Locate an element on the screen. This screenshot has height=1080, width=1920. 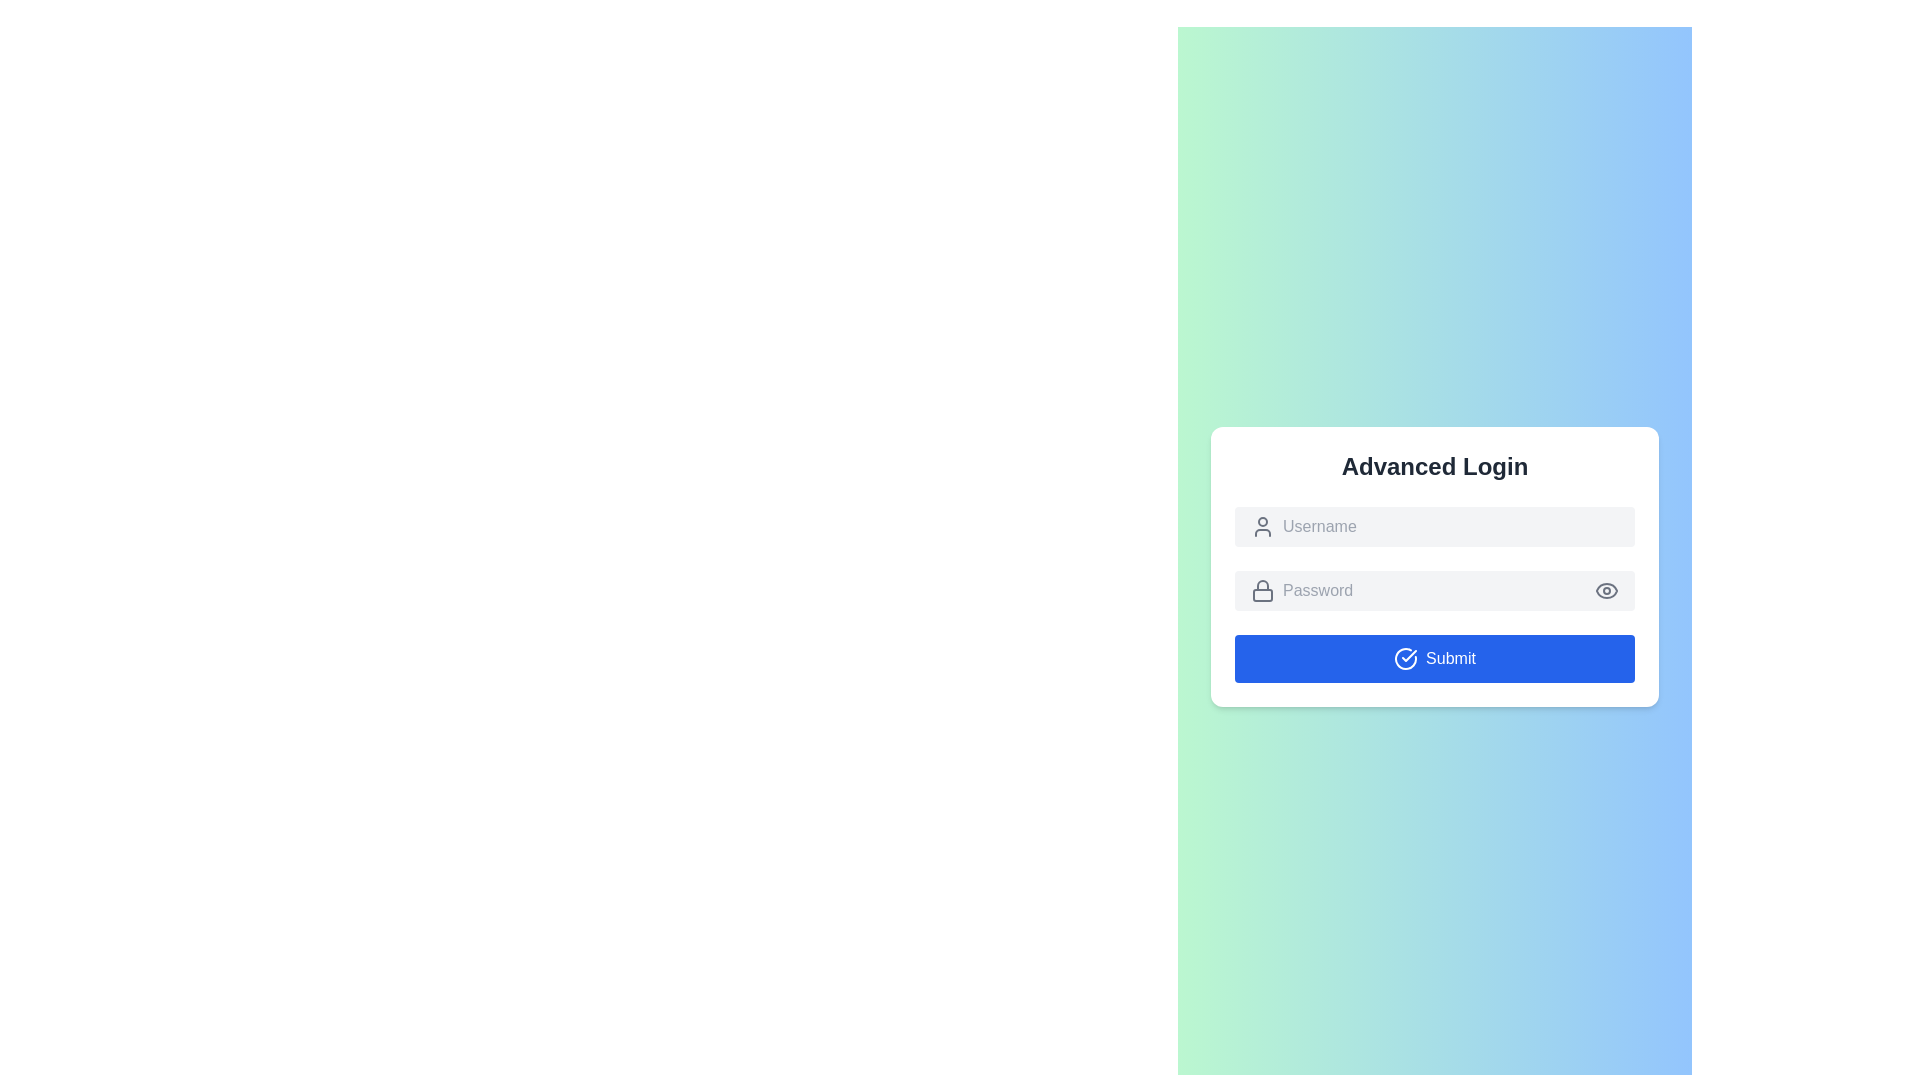
the checkmark icon located within the blue 'Submit' button to interact with the button is located at coordinates (1405, 659).